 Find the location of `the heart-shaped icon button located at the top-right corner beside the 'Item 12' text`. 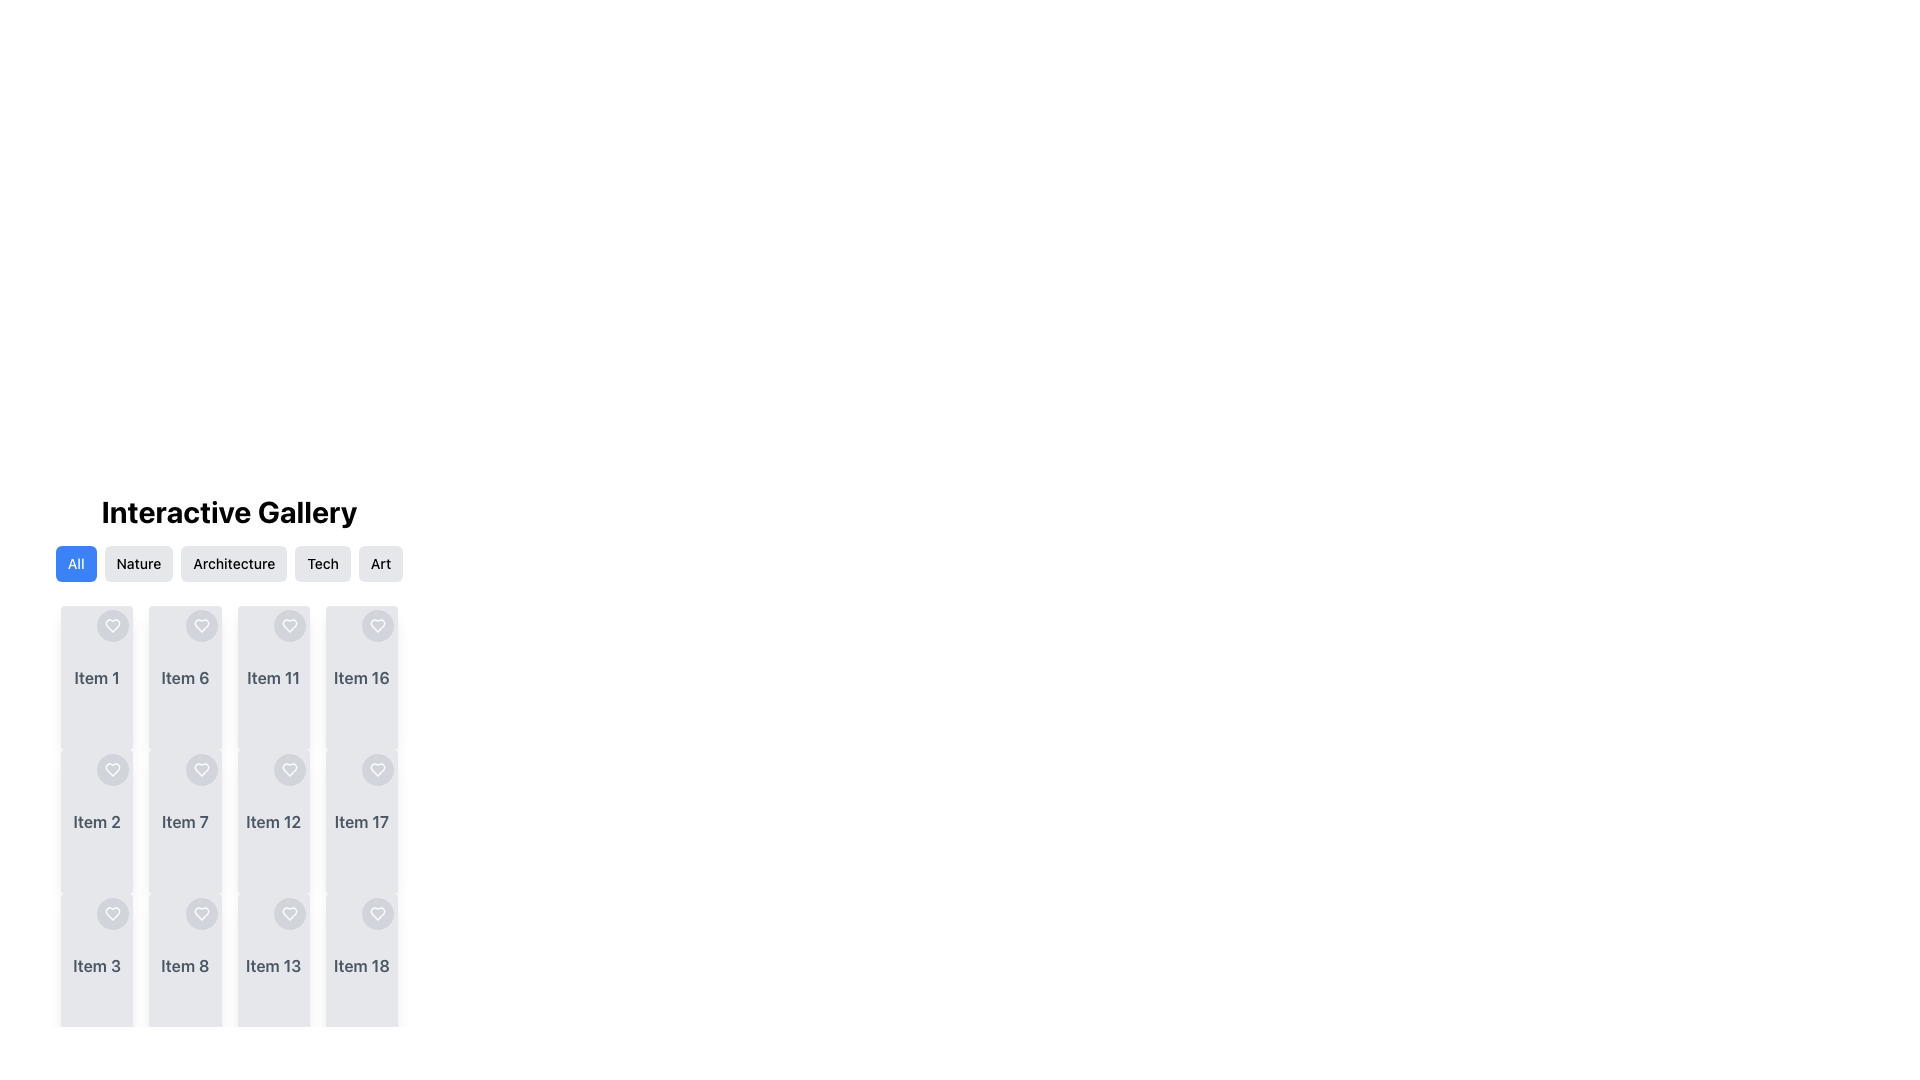

the heart-shaped icon button located at the top-right corner beside the 'Item 12' text is located at coordinates (288, 769).